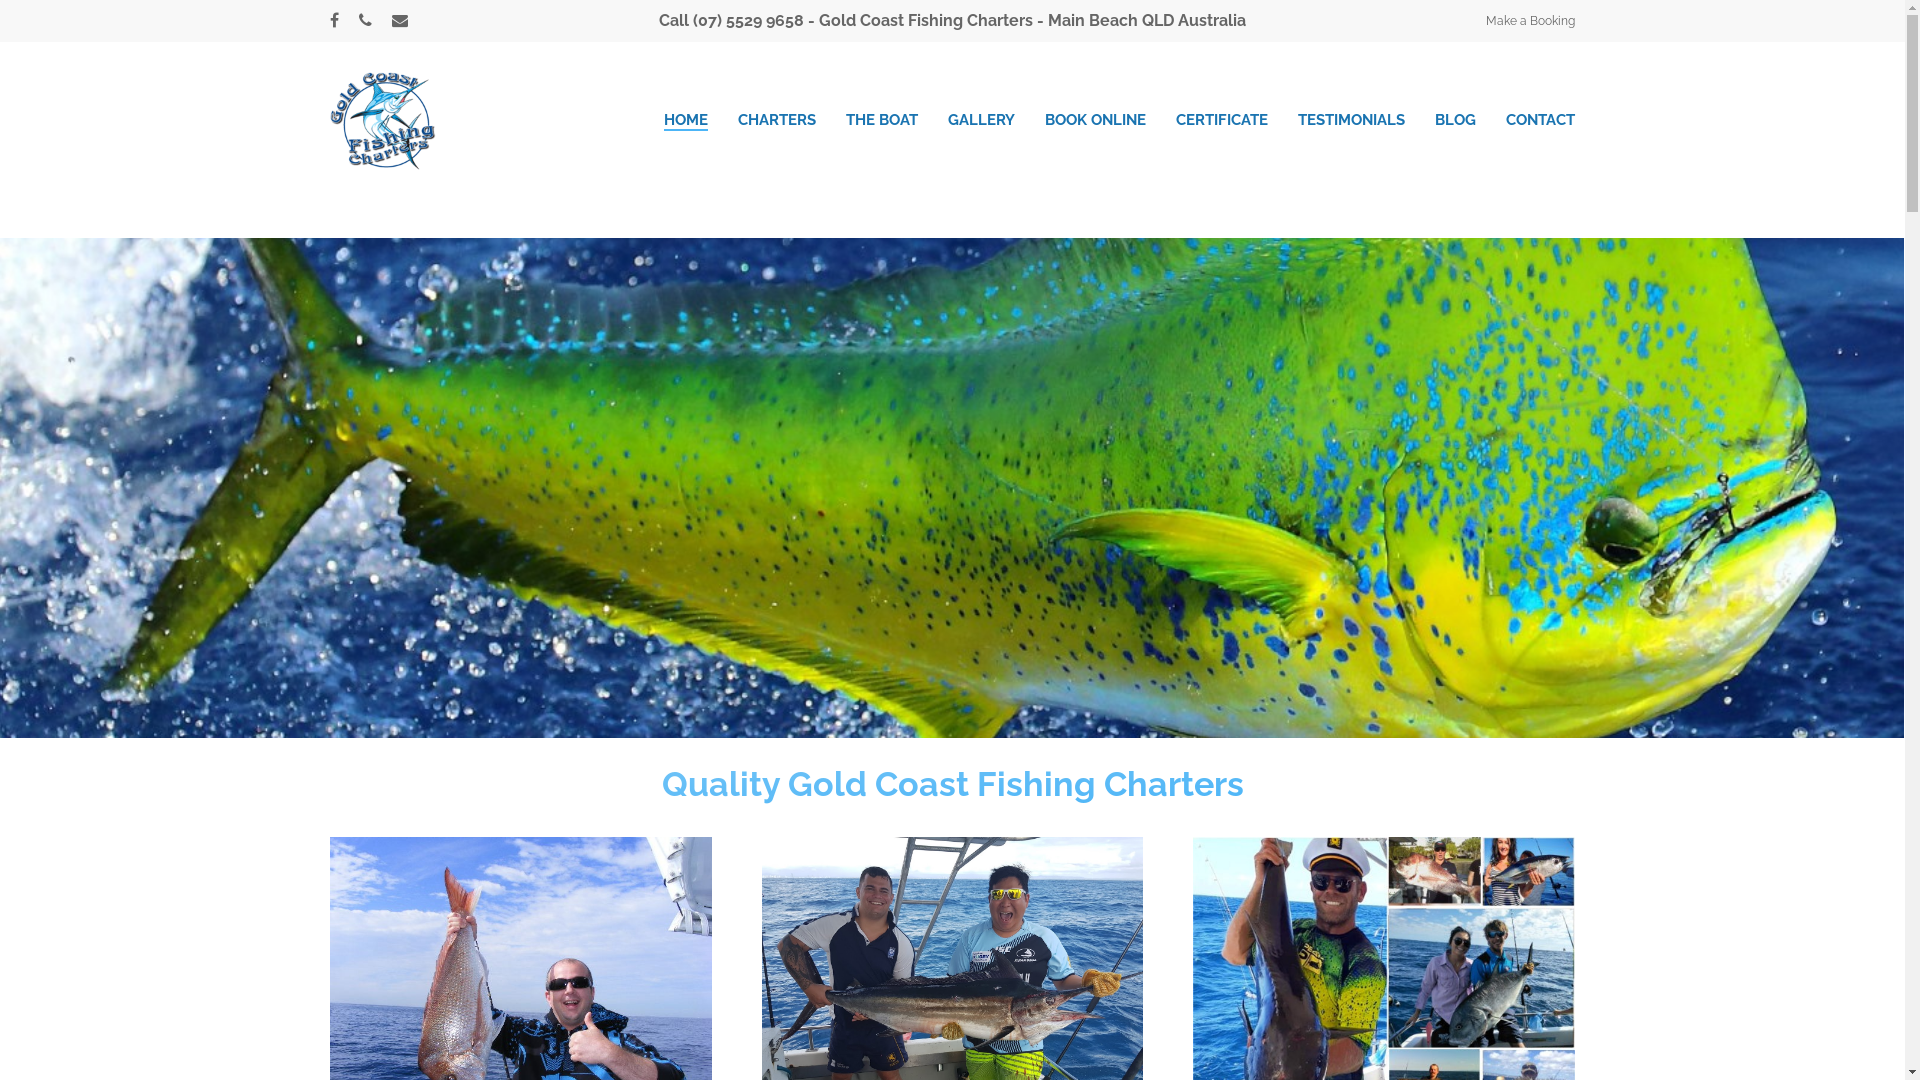  I want to click on 'Make a Booking', so click(1529, 20).